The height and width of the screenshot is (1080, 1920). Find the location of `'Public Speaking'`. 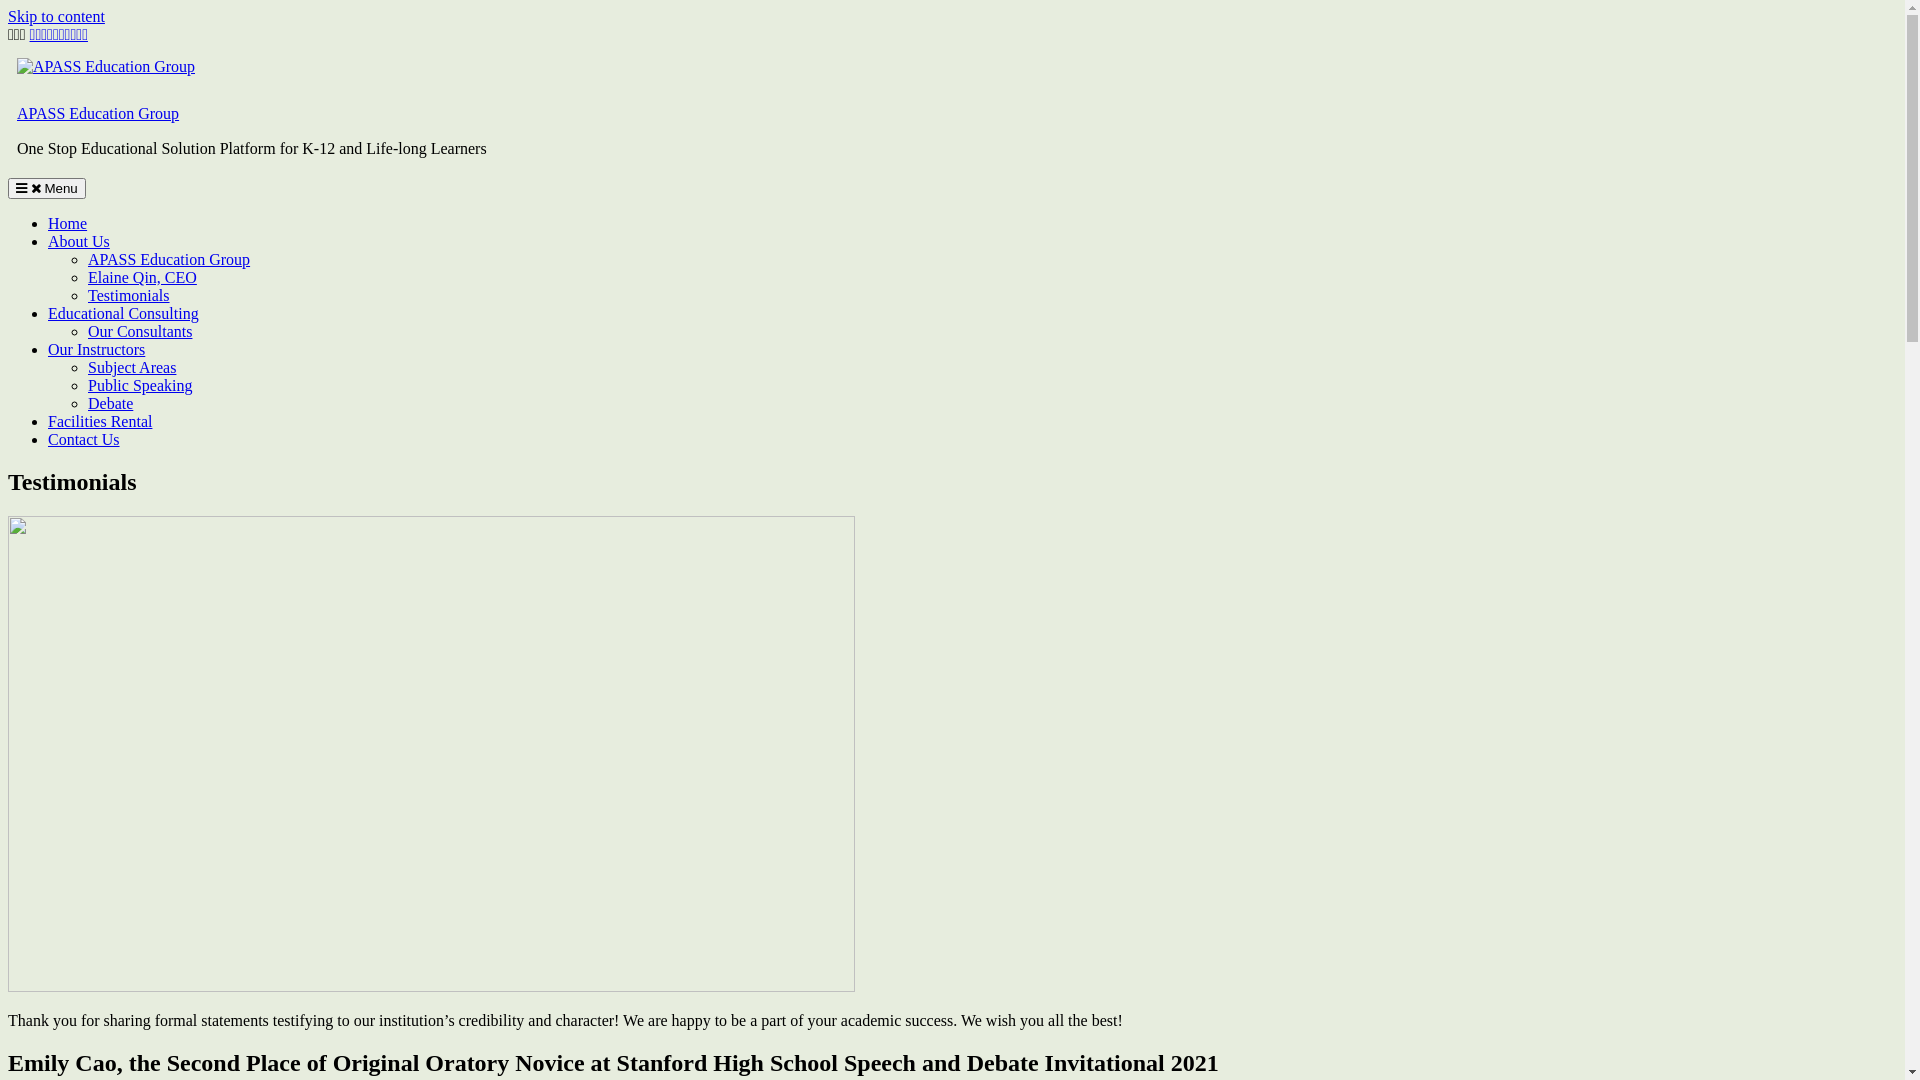

'Public Speaking' is located at coordinates (138, 385).